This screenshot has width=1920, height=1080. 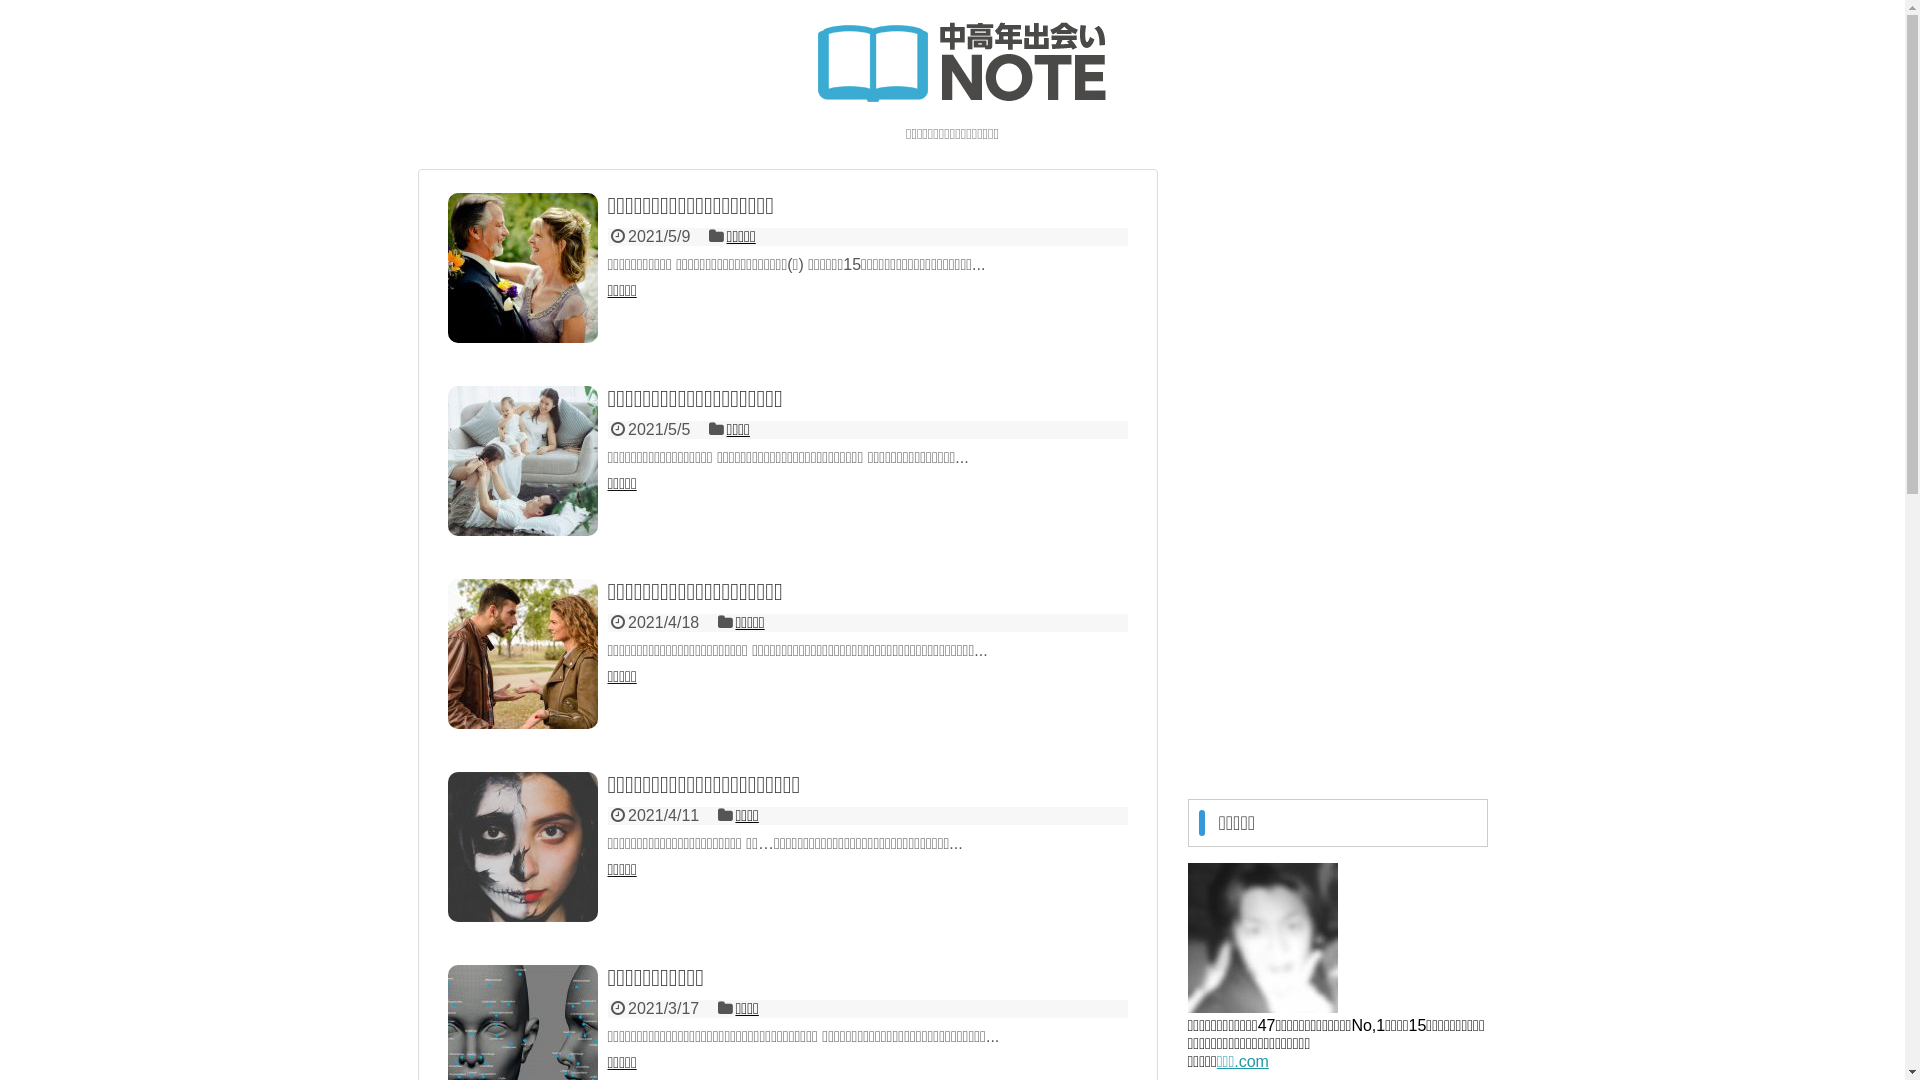 What do you see at coordinates (1338, 469) in the screenshot?
I see `'Advertisement'` at bounding box center [1338, 469].